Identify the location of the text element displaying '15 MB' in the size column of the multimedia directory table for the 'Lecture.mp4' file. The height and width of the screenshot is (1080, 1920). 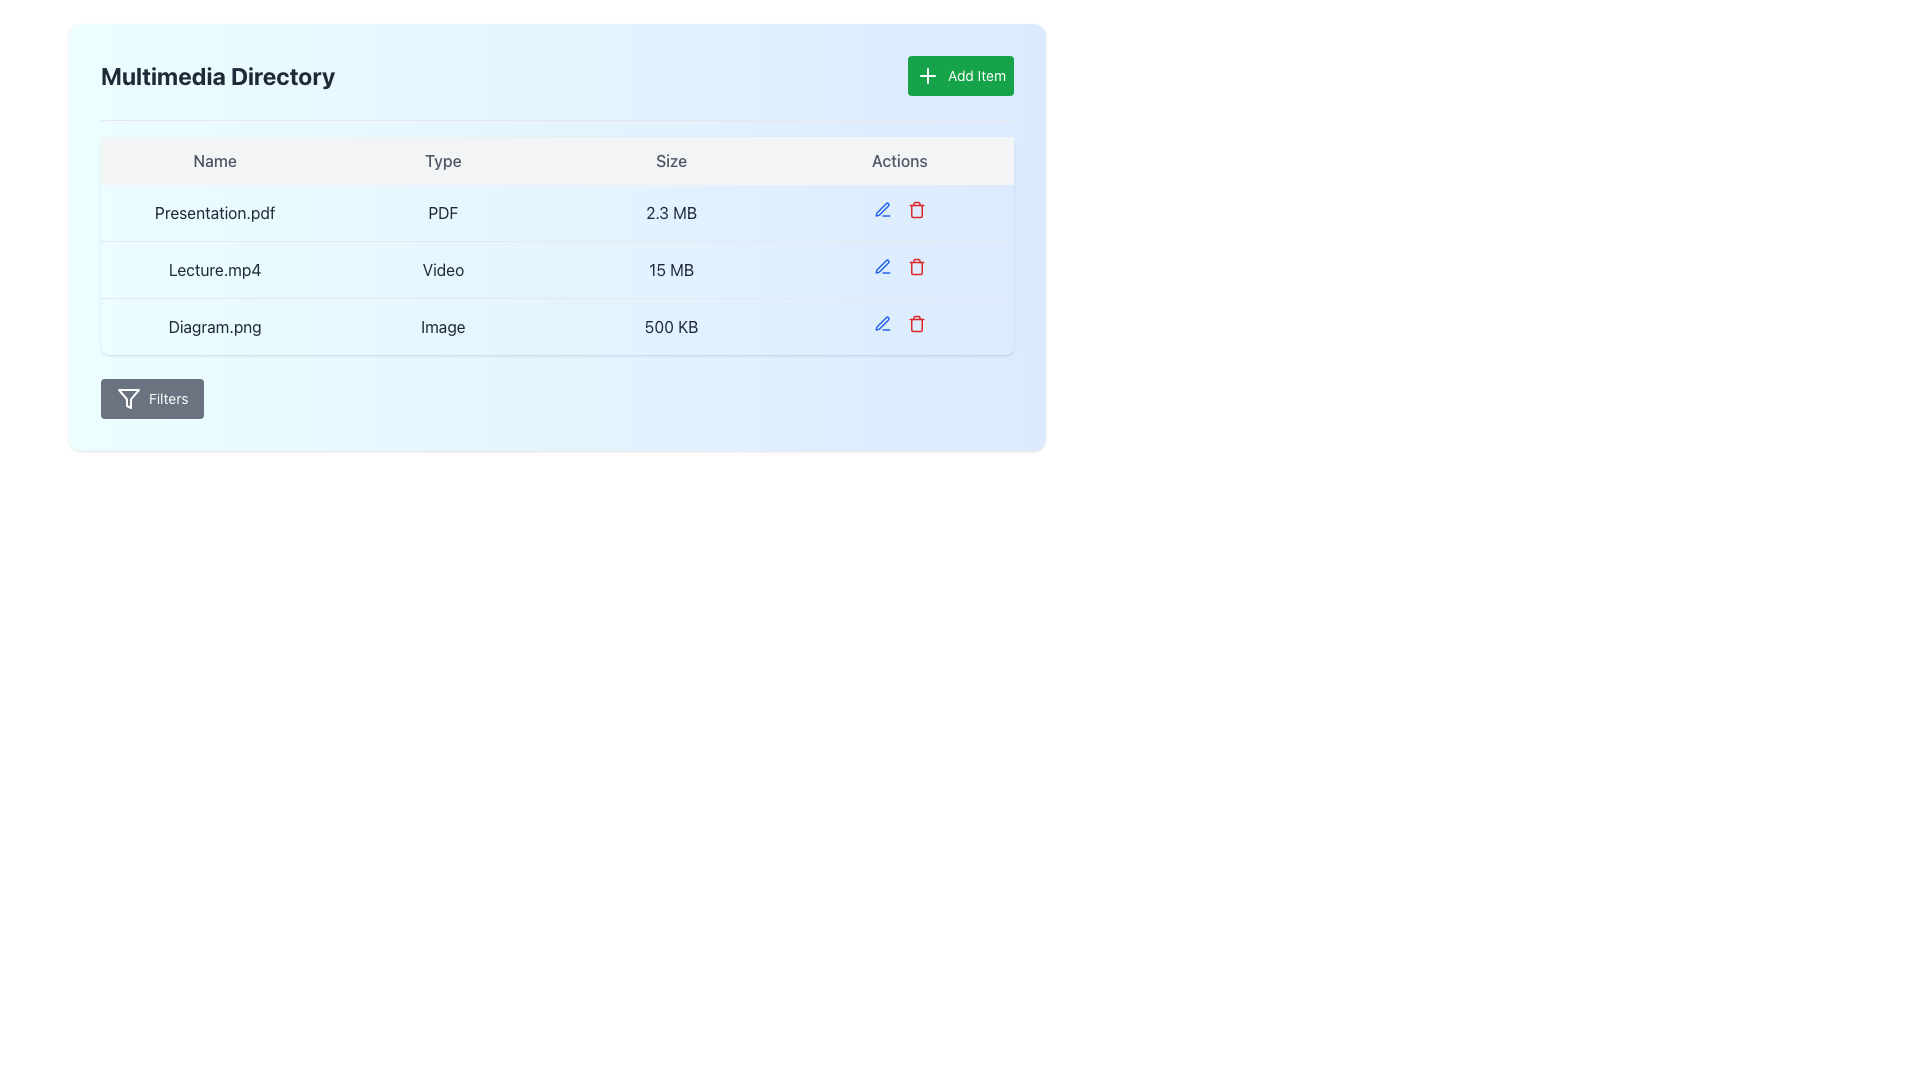
(671, 270).